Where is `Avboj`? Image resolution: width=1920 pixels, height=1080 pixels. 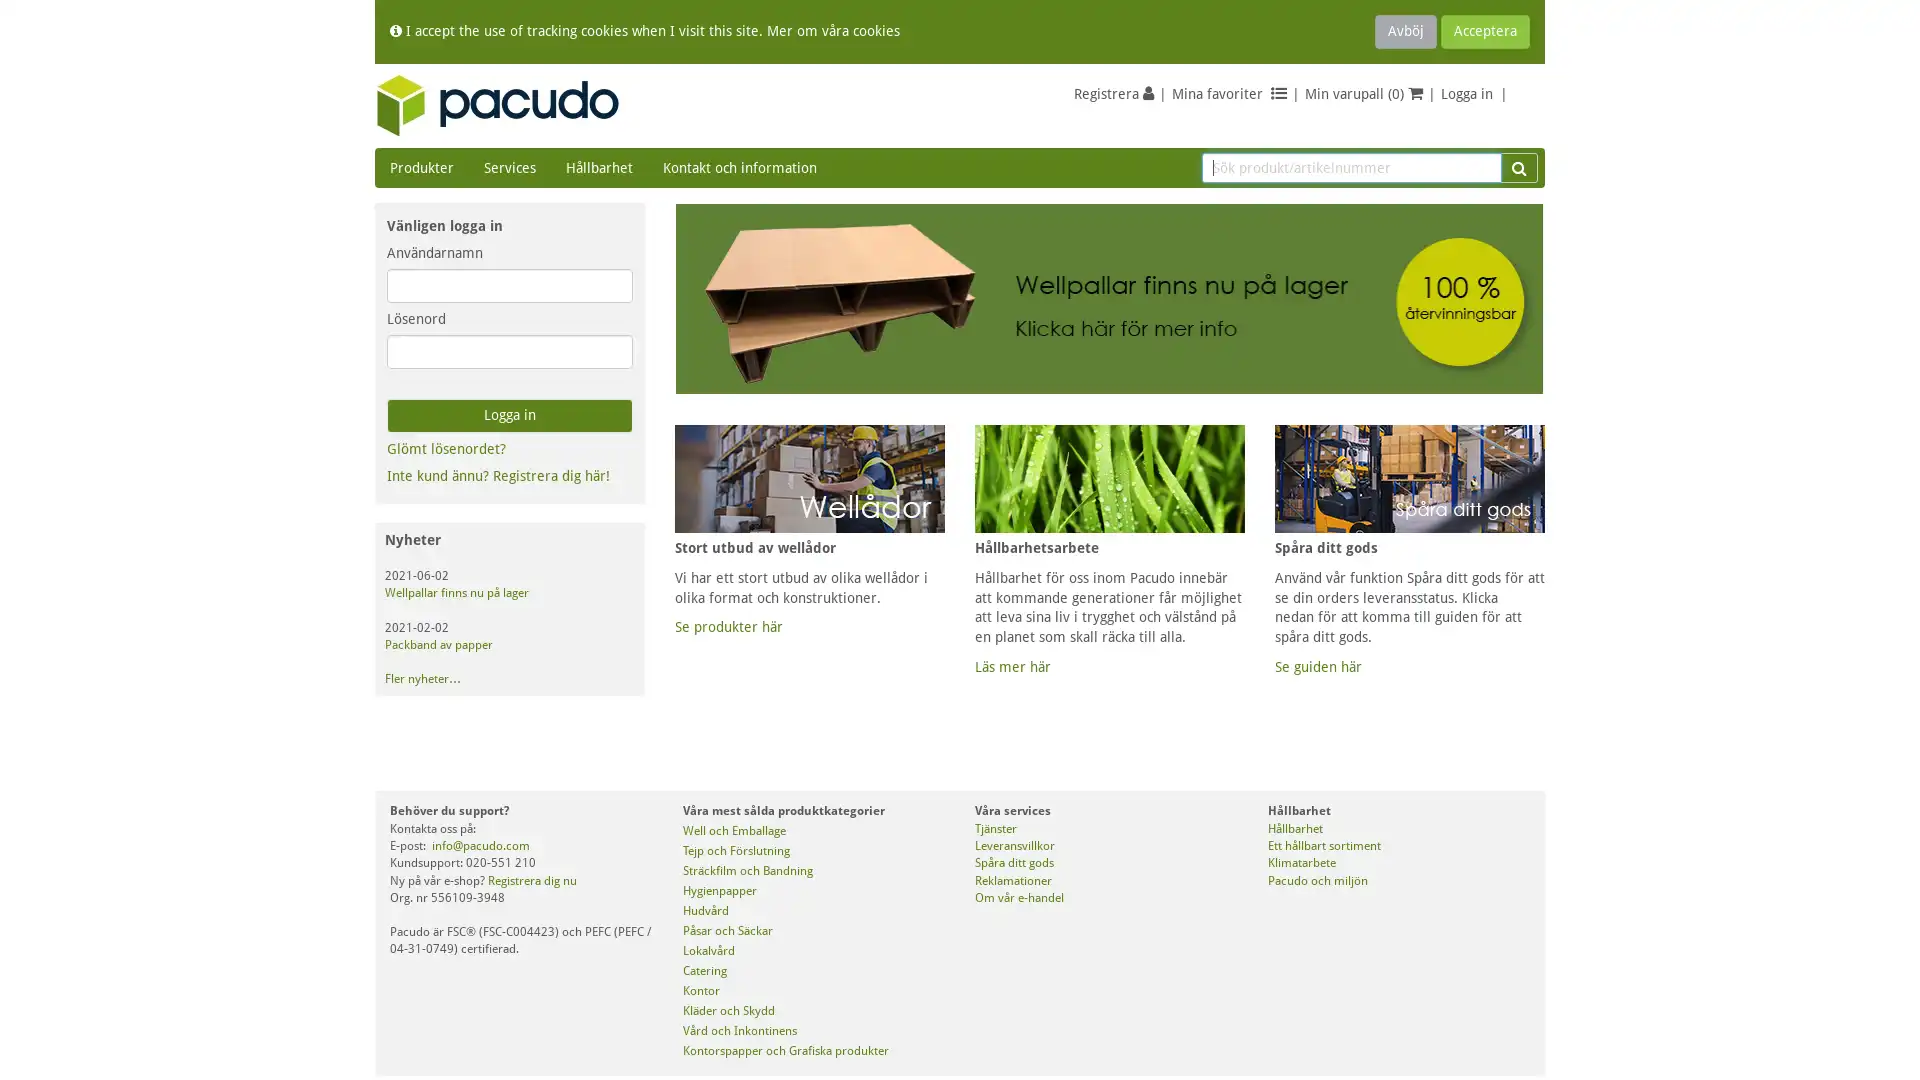
Avboj is located at coordinates (1405, 31).